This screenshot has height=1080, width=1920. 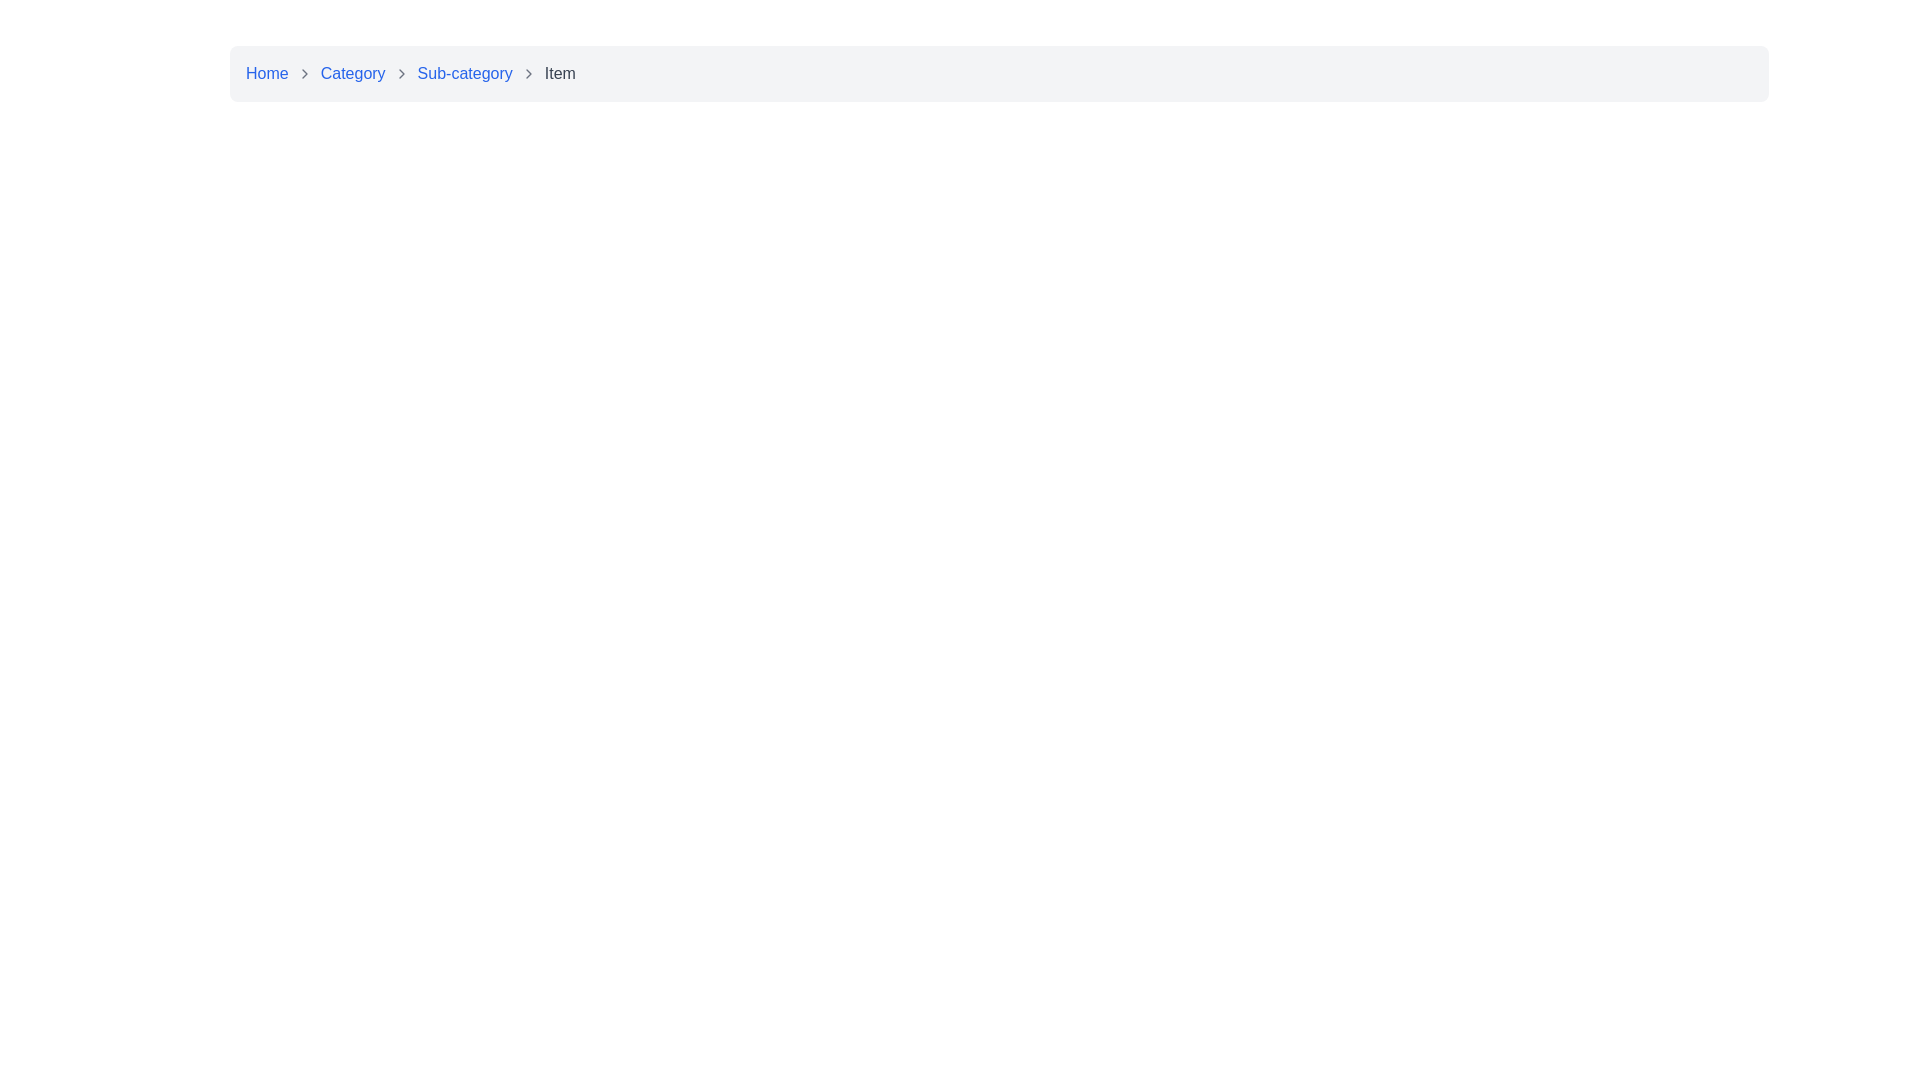 I want to click on the static text label displaying 'Item' in the breadcrumb navigation bar, which is the fourth entry in the sequence and is positioned at the far-right end, next to a chevron icon, so click(x=560, y=72).